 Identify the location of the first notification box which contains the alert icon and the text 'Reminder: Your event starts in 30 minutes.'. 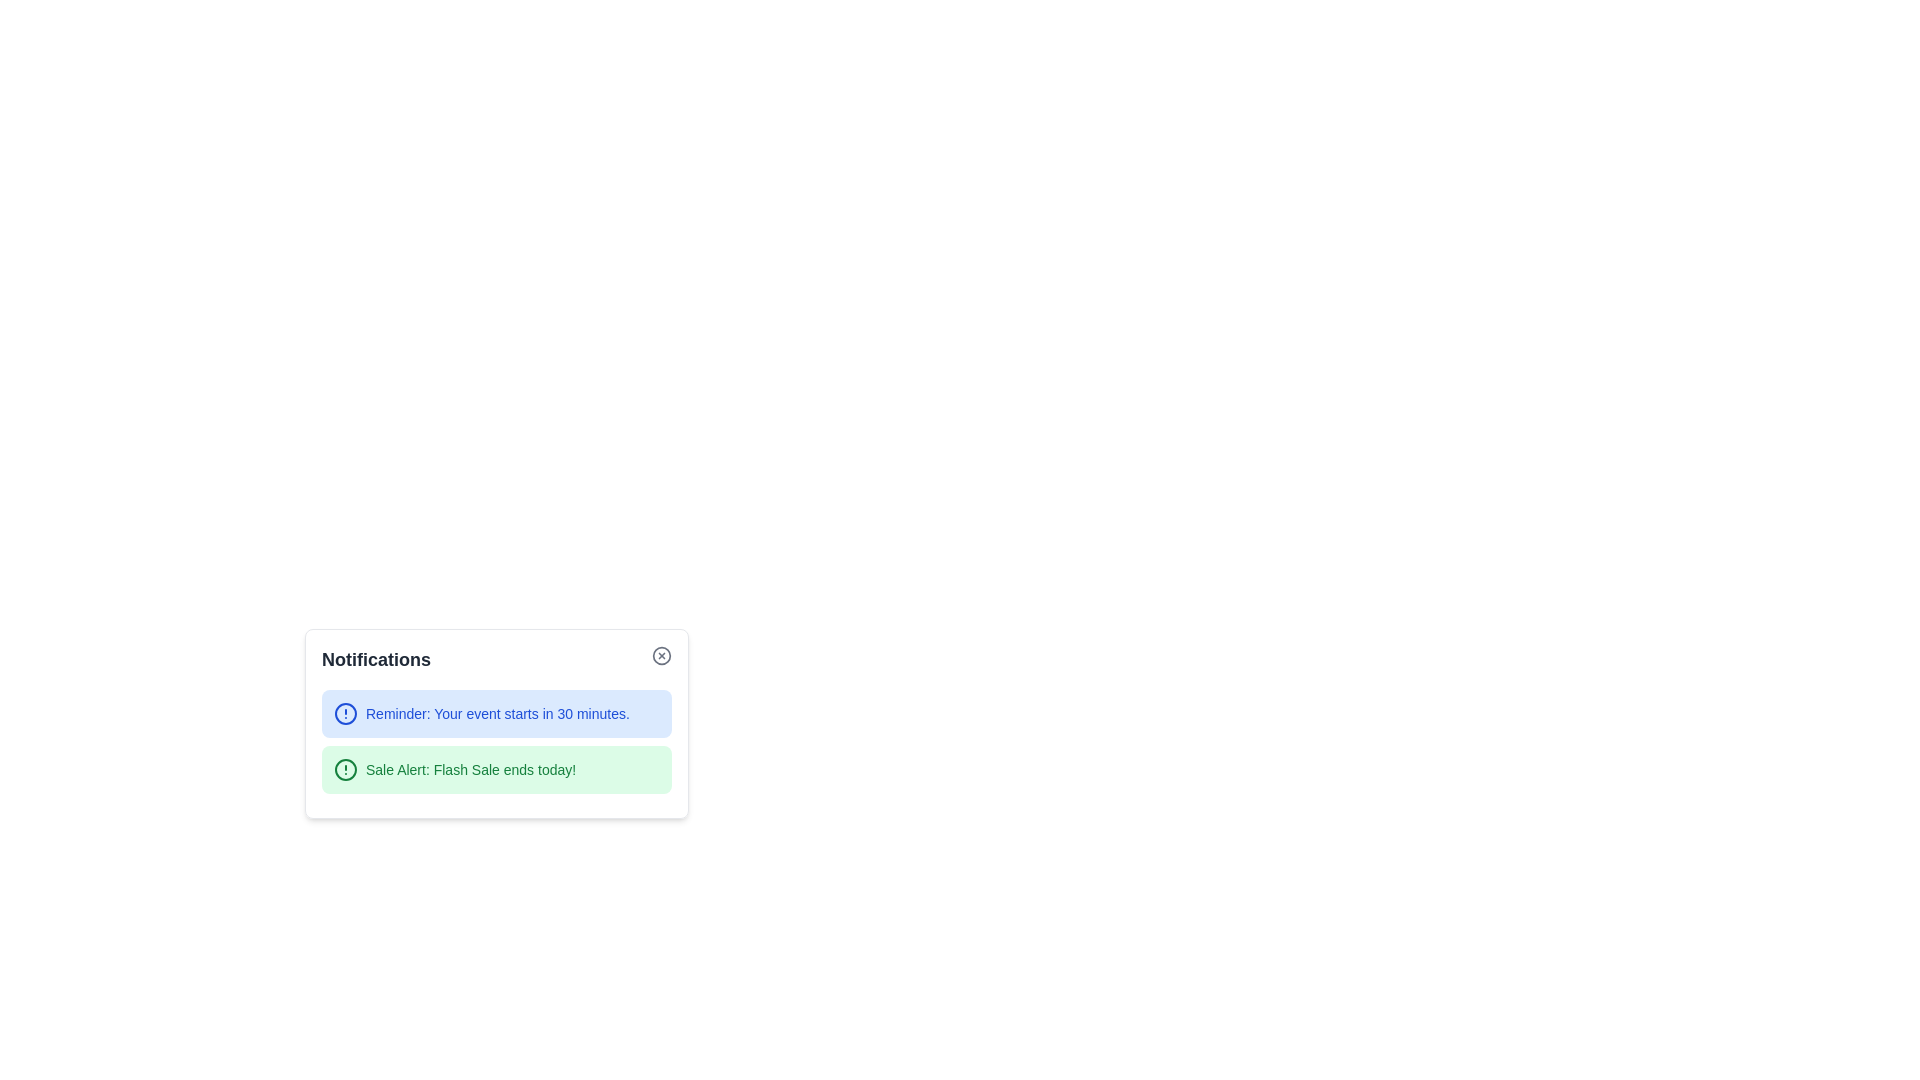
(497, 712).